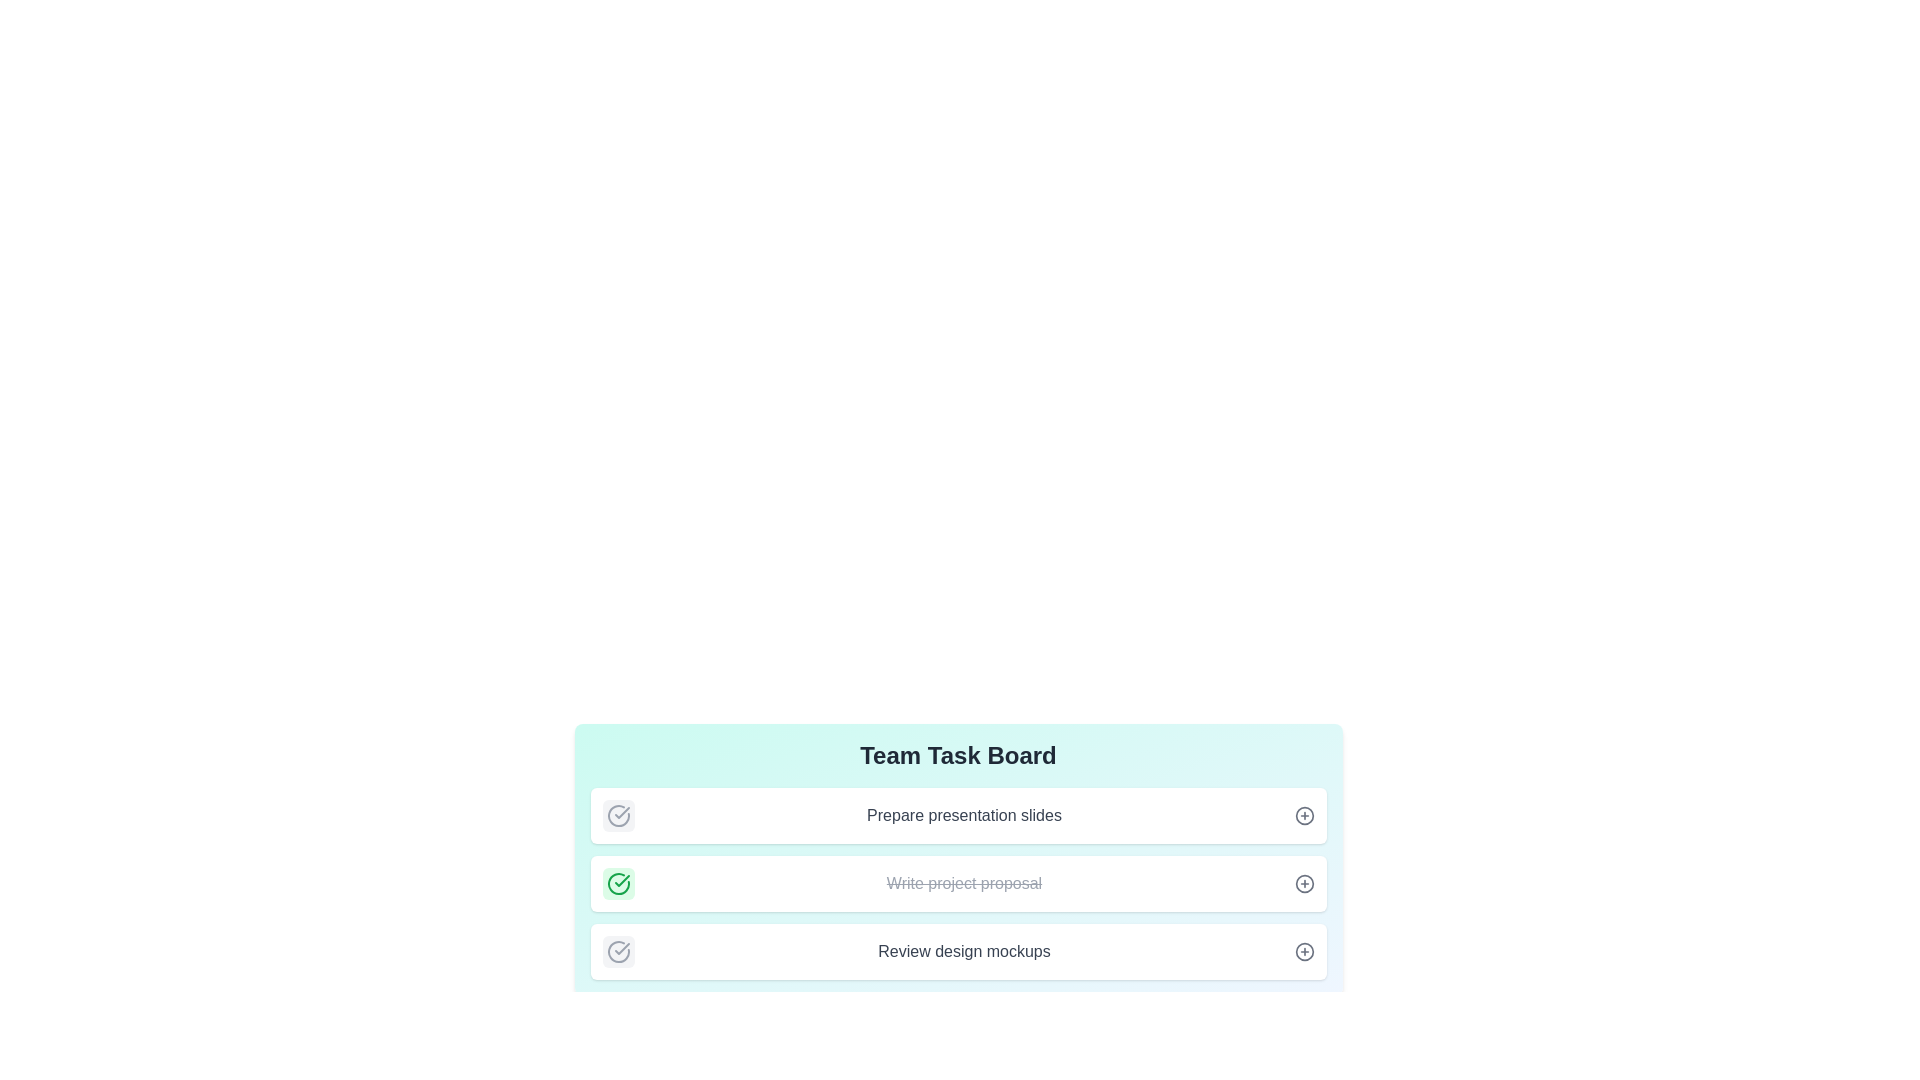 This screenshot has width=1920, height=1080. I want to click on the task title Prepare presentation slides to toggle its completion status, so click(617, 816).